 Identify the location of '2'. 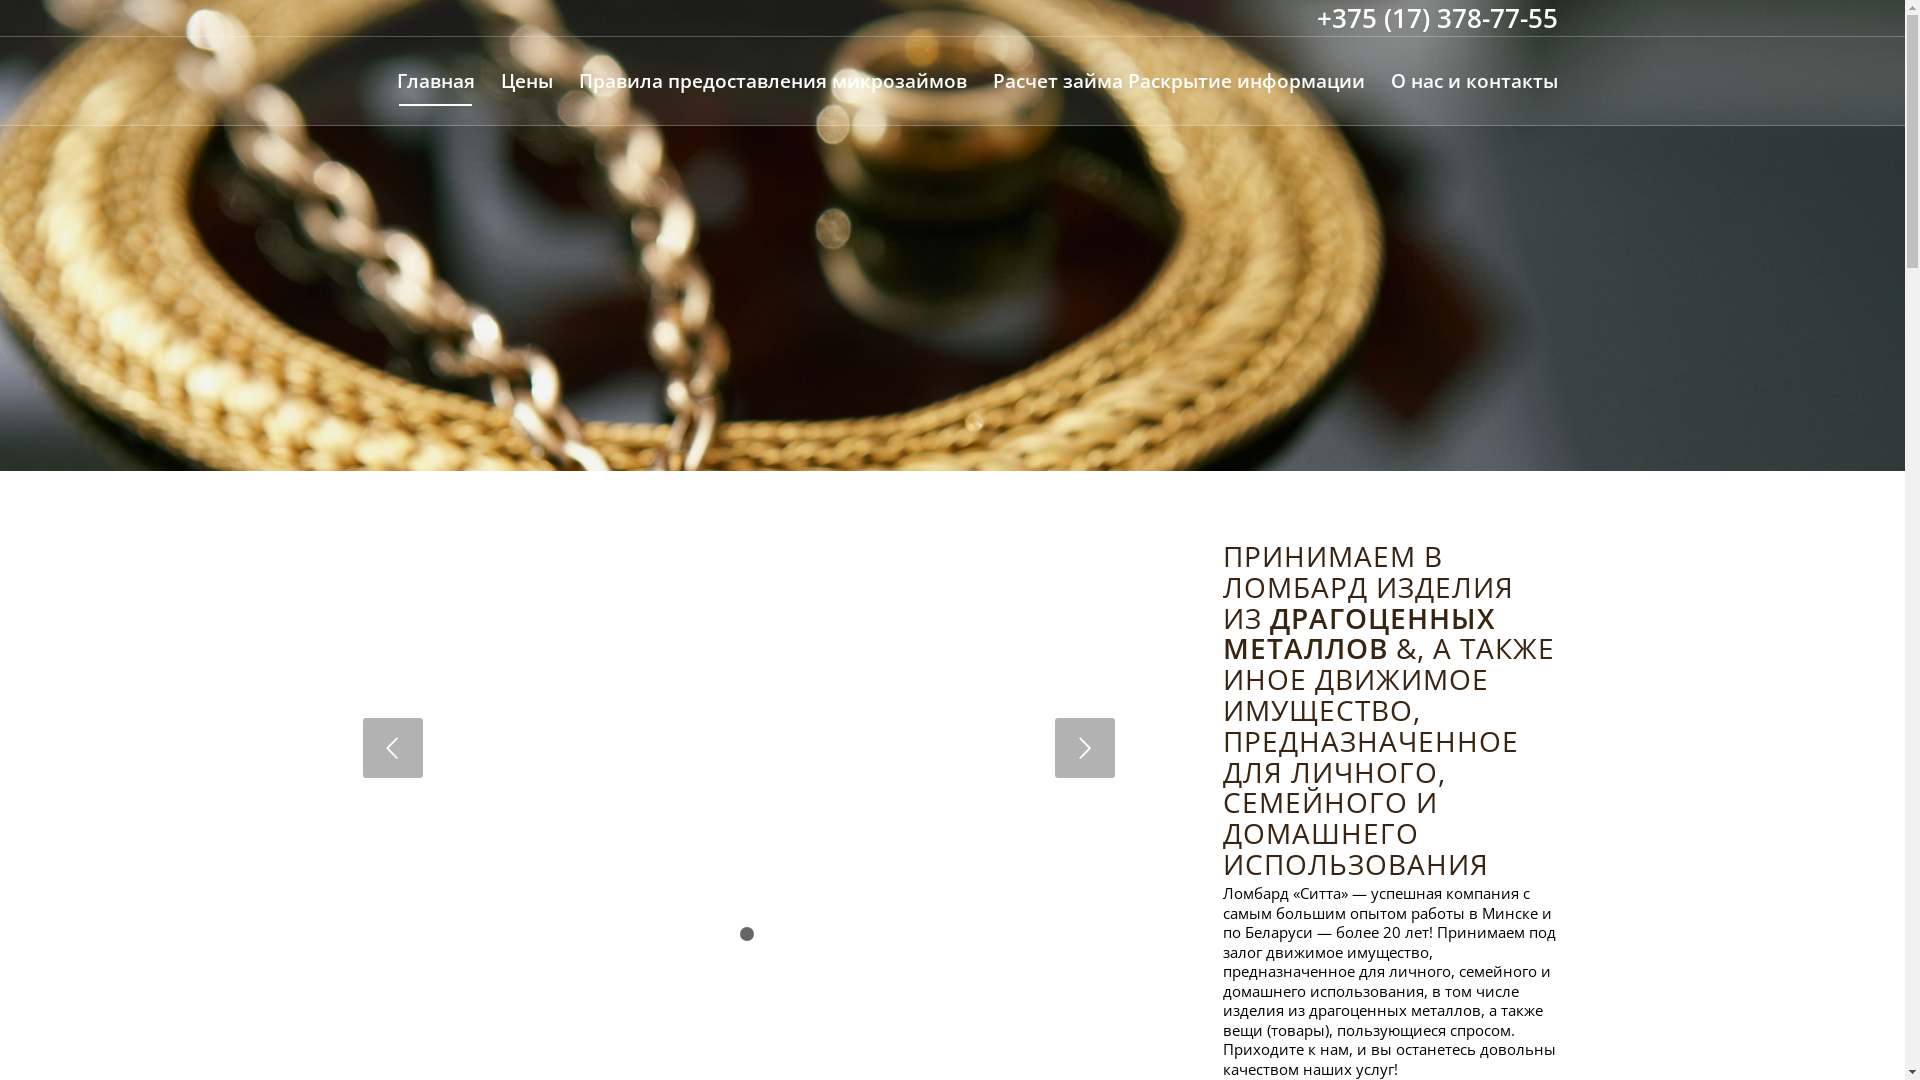
(738, 933).